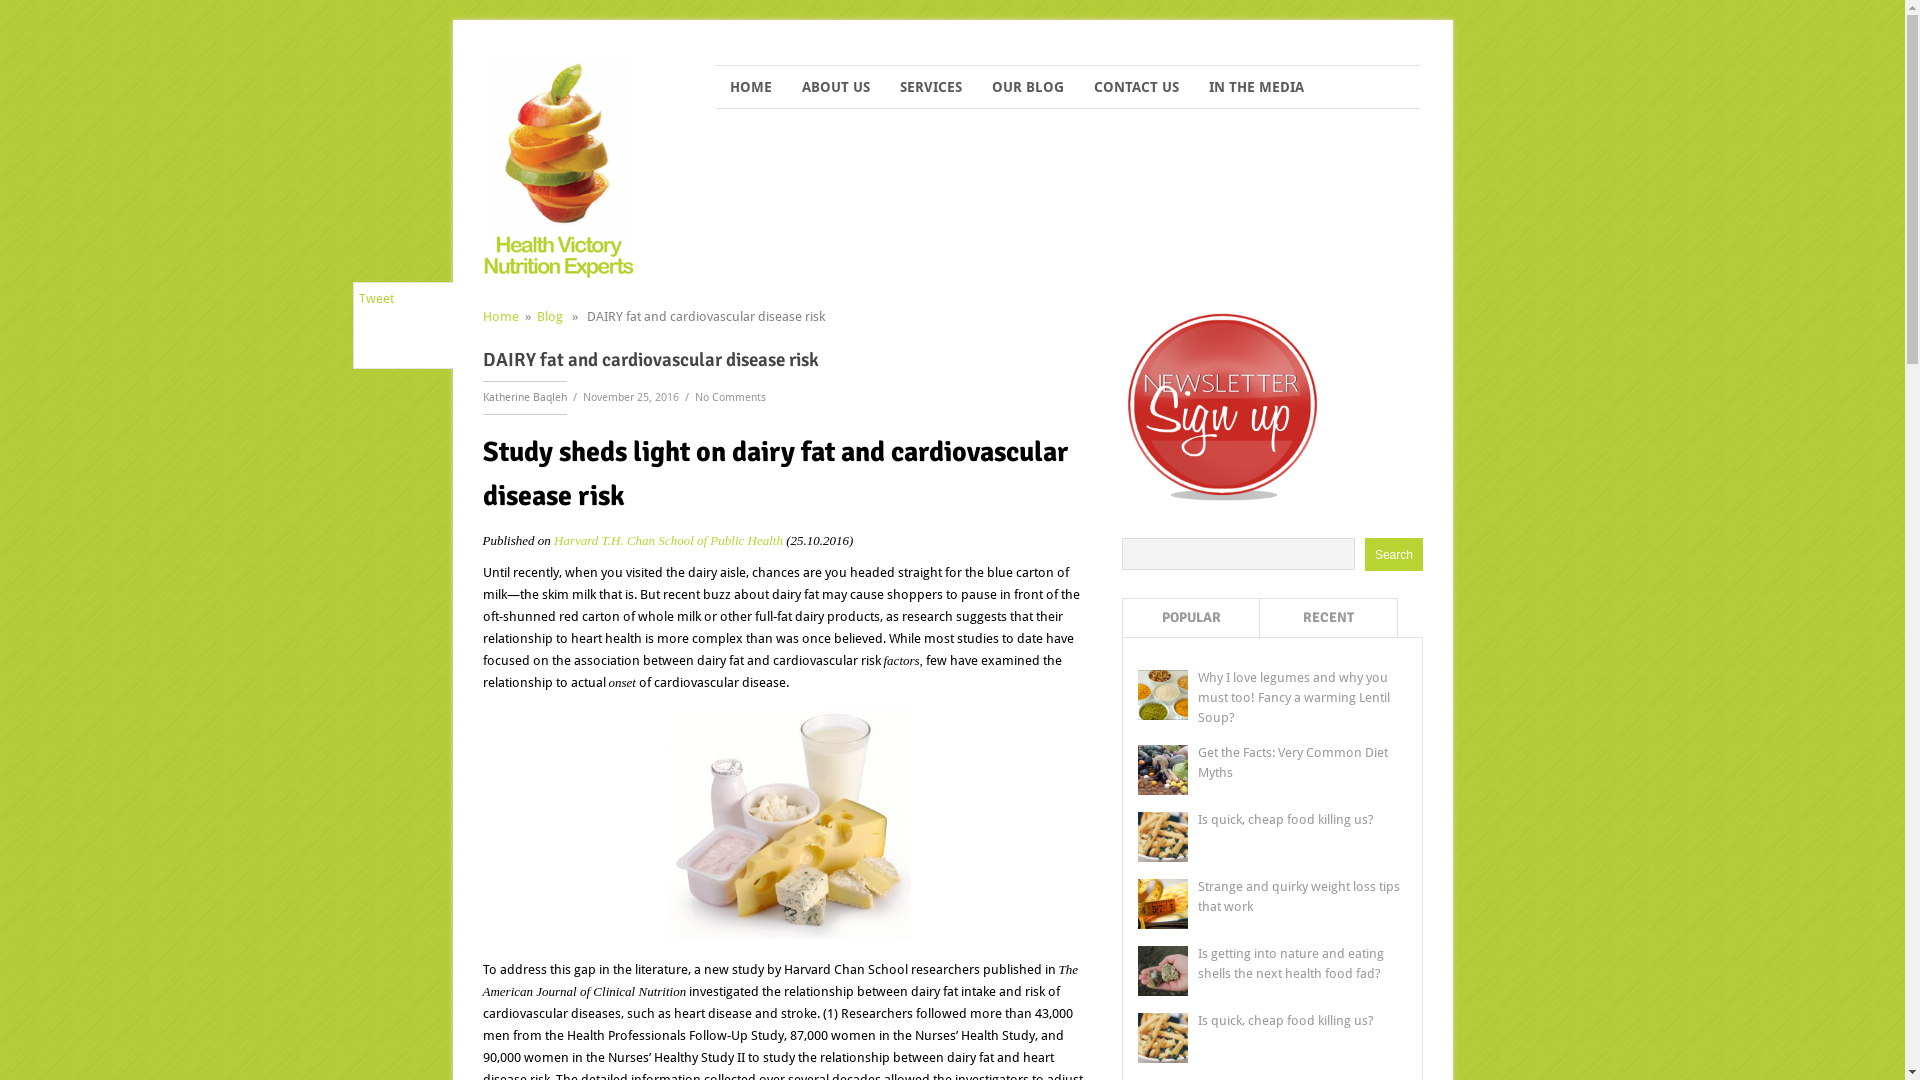 The height and width of the screenshot is (1080, 1920). I want to click on 'Home', so click(499, 315).